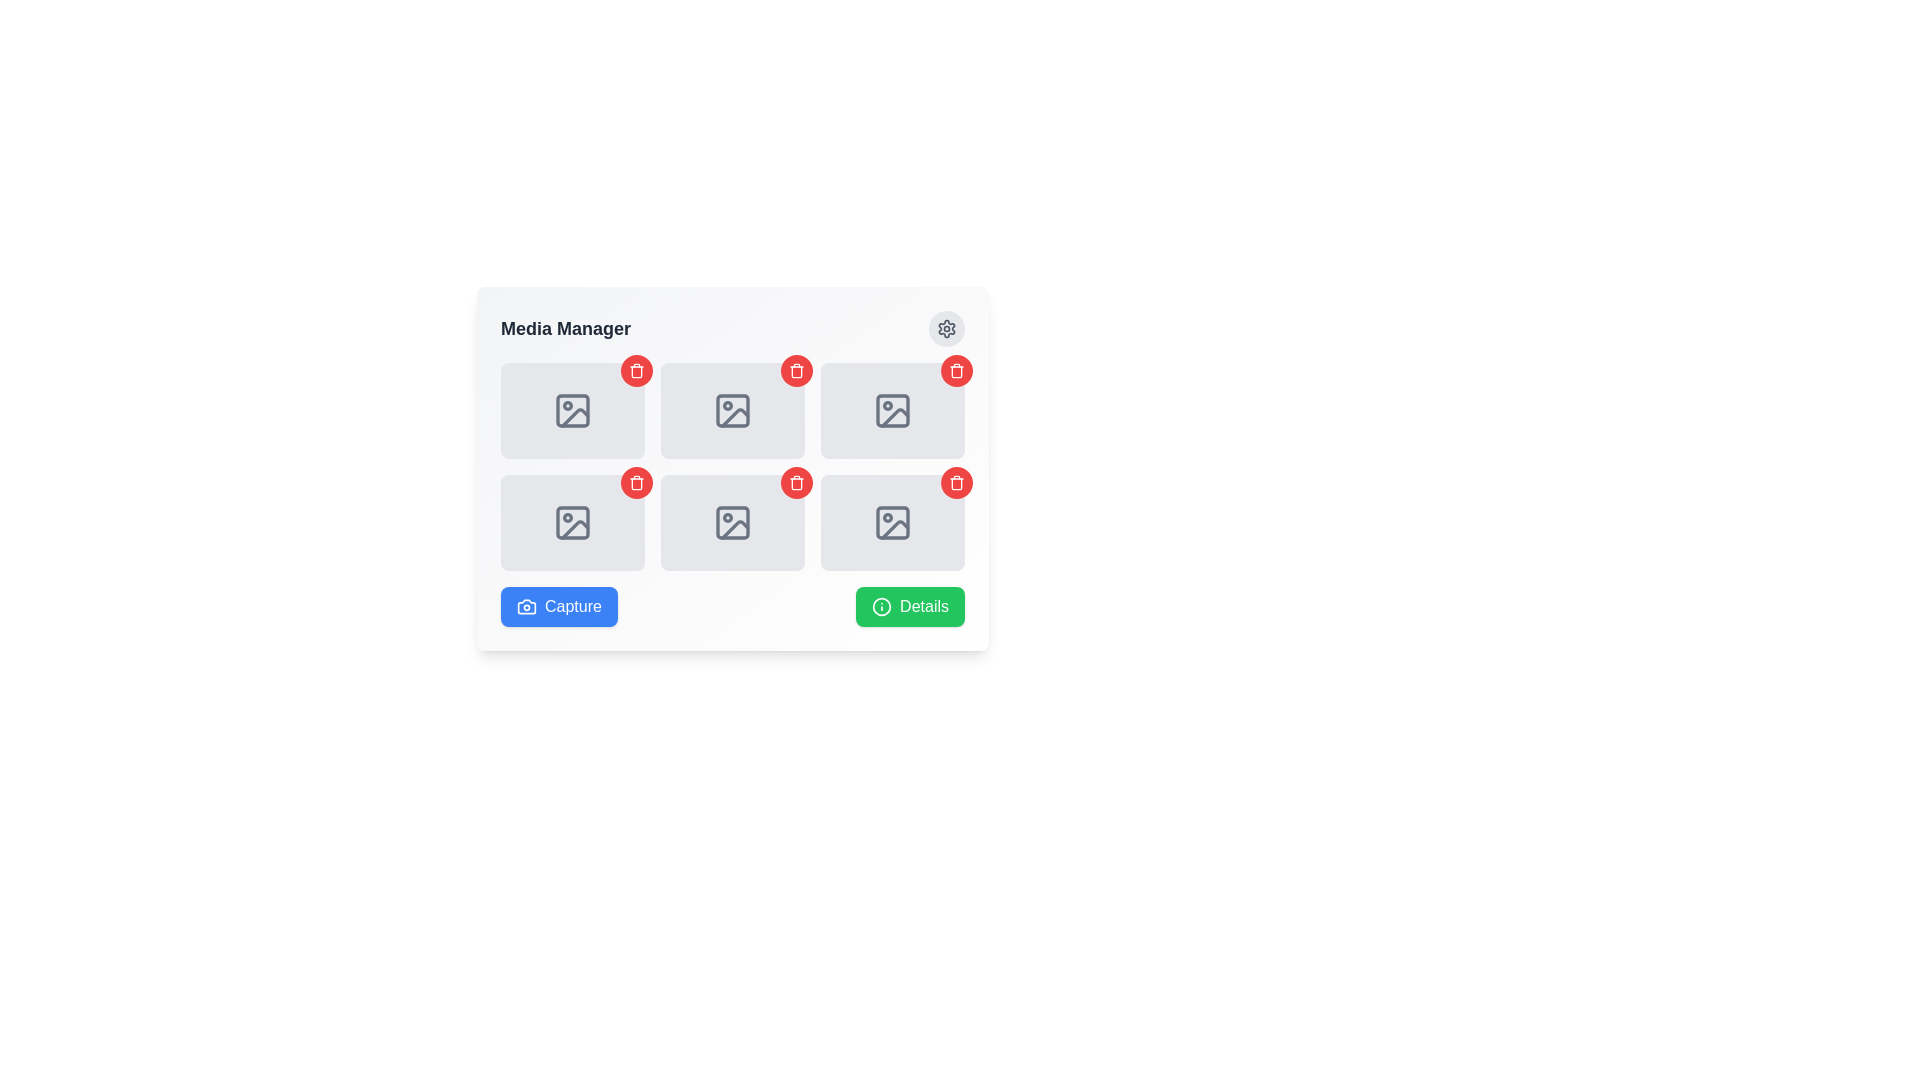  Describe the element at coordinates (795, 370) in the screenshot. I see `the trash bin icon button with a red background in the top-right corner of the media item grid slot to initiate a delete action` at that location.